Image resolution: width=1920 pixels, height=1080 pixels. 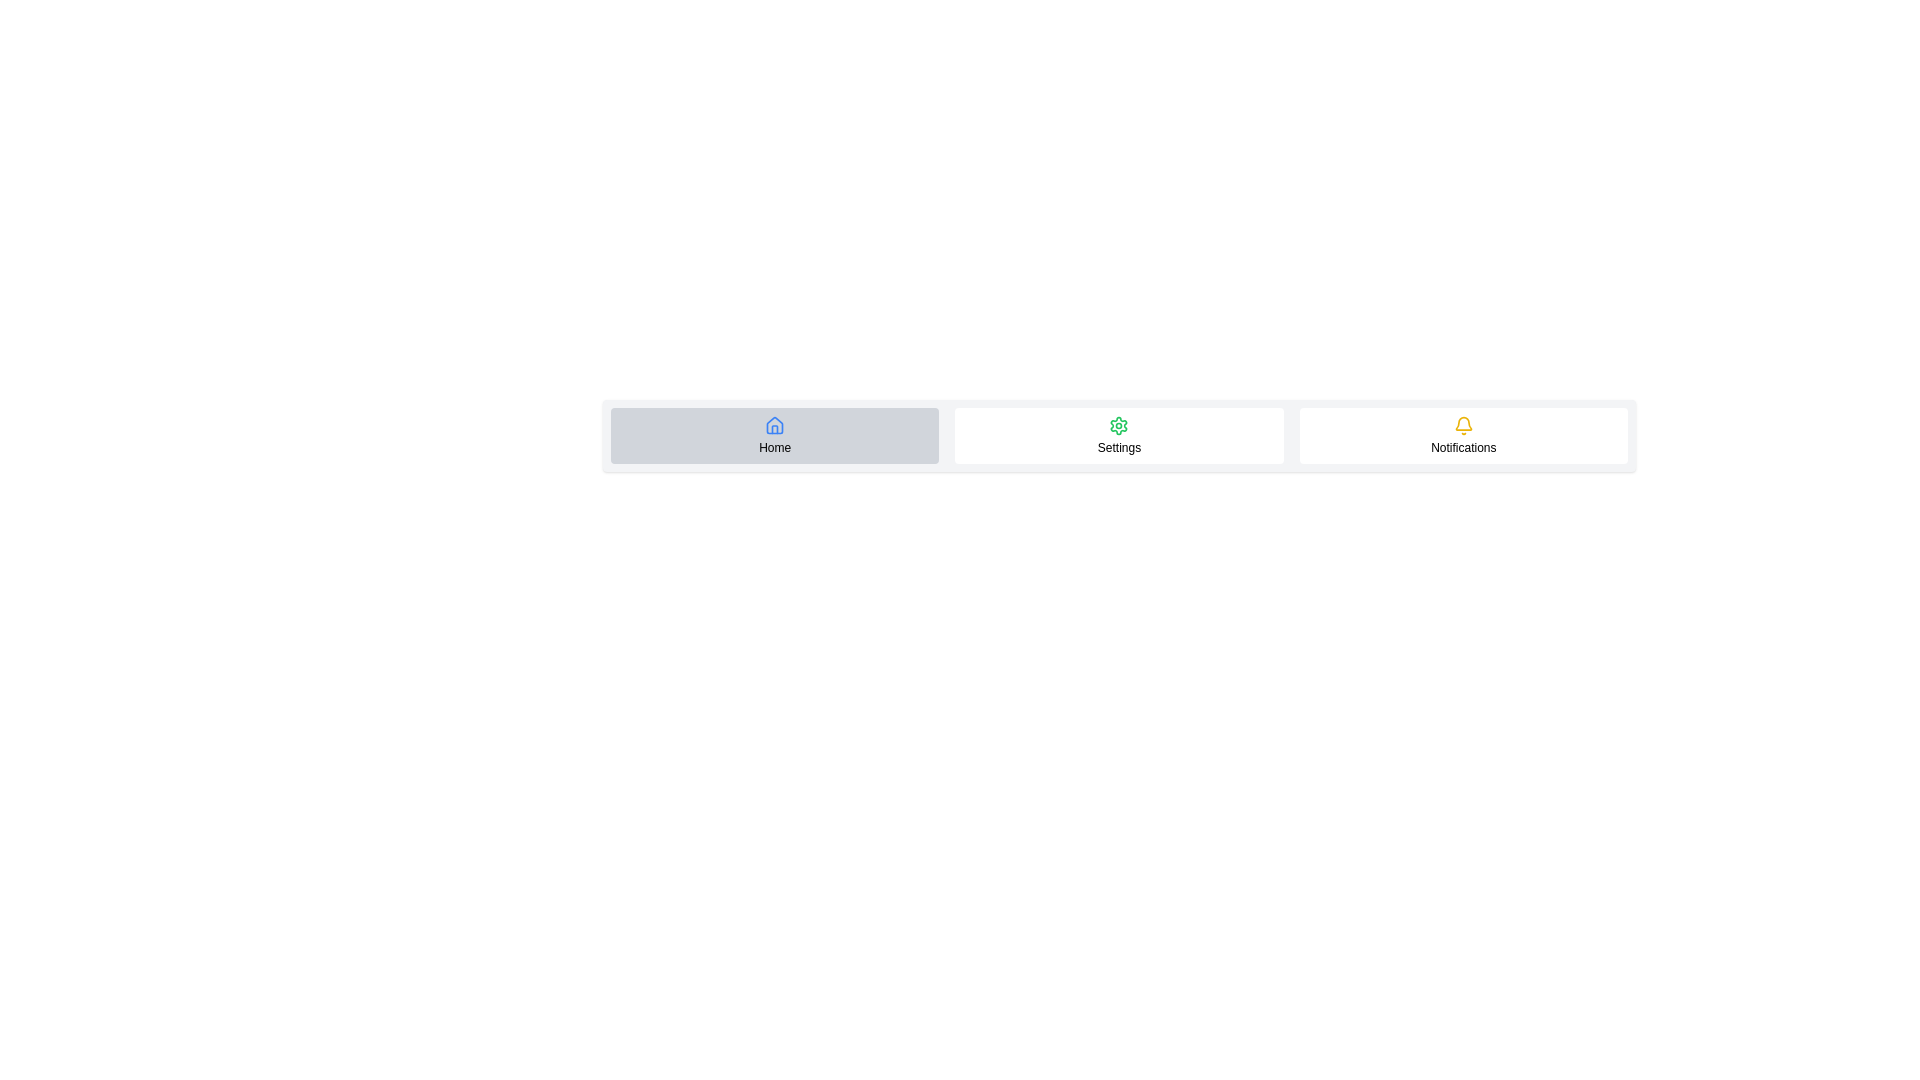 What do you see at coordinates (774, 446) in the screenshot?
I see `the 'Home' label in the navigation bar which indicates it leads to the 'Home' section of the application` at bounding box center [774, 446].